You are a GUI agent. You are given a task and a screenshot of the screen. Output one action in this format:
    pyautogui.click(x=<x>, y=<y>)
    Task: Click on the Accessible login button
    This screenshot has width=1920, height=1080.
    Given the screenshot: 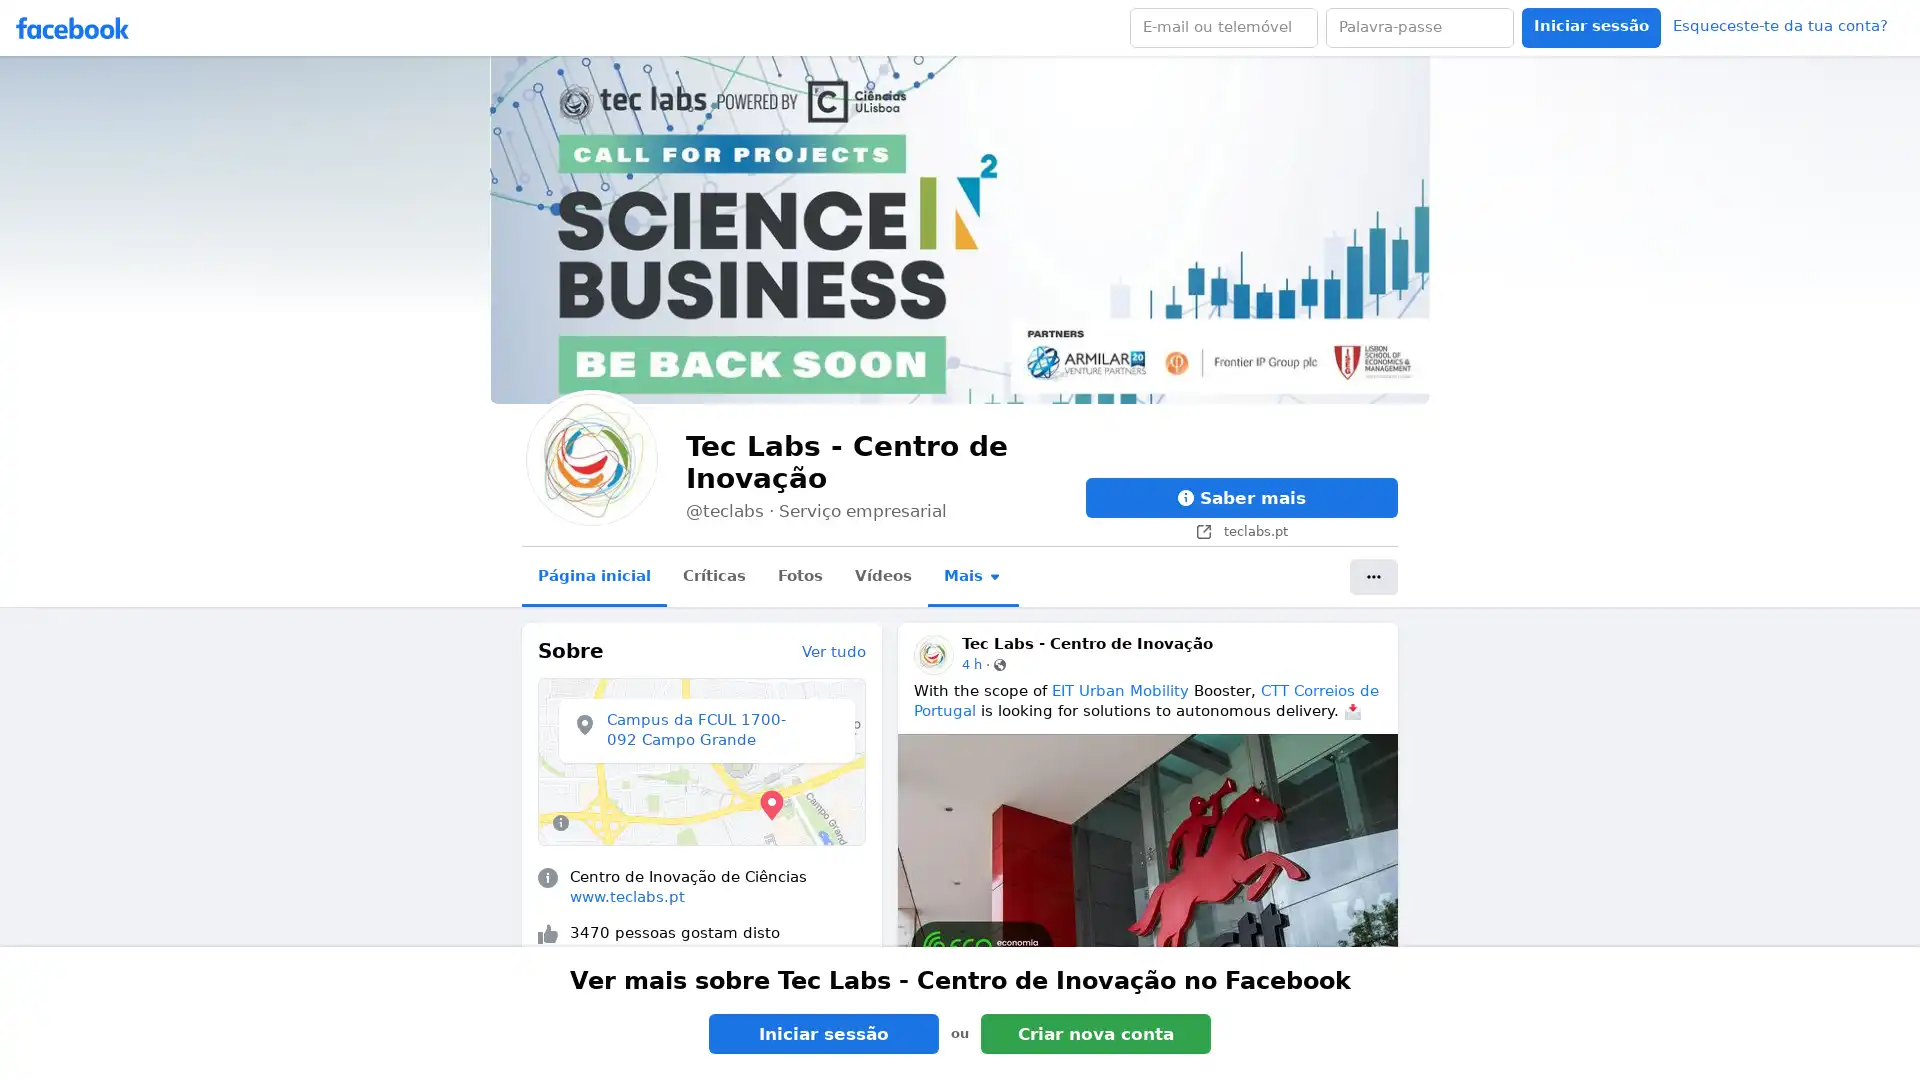 What is the action you would take?
    pyautogui.click(x=1590, y=27)
    